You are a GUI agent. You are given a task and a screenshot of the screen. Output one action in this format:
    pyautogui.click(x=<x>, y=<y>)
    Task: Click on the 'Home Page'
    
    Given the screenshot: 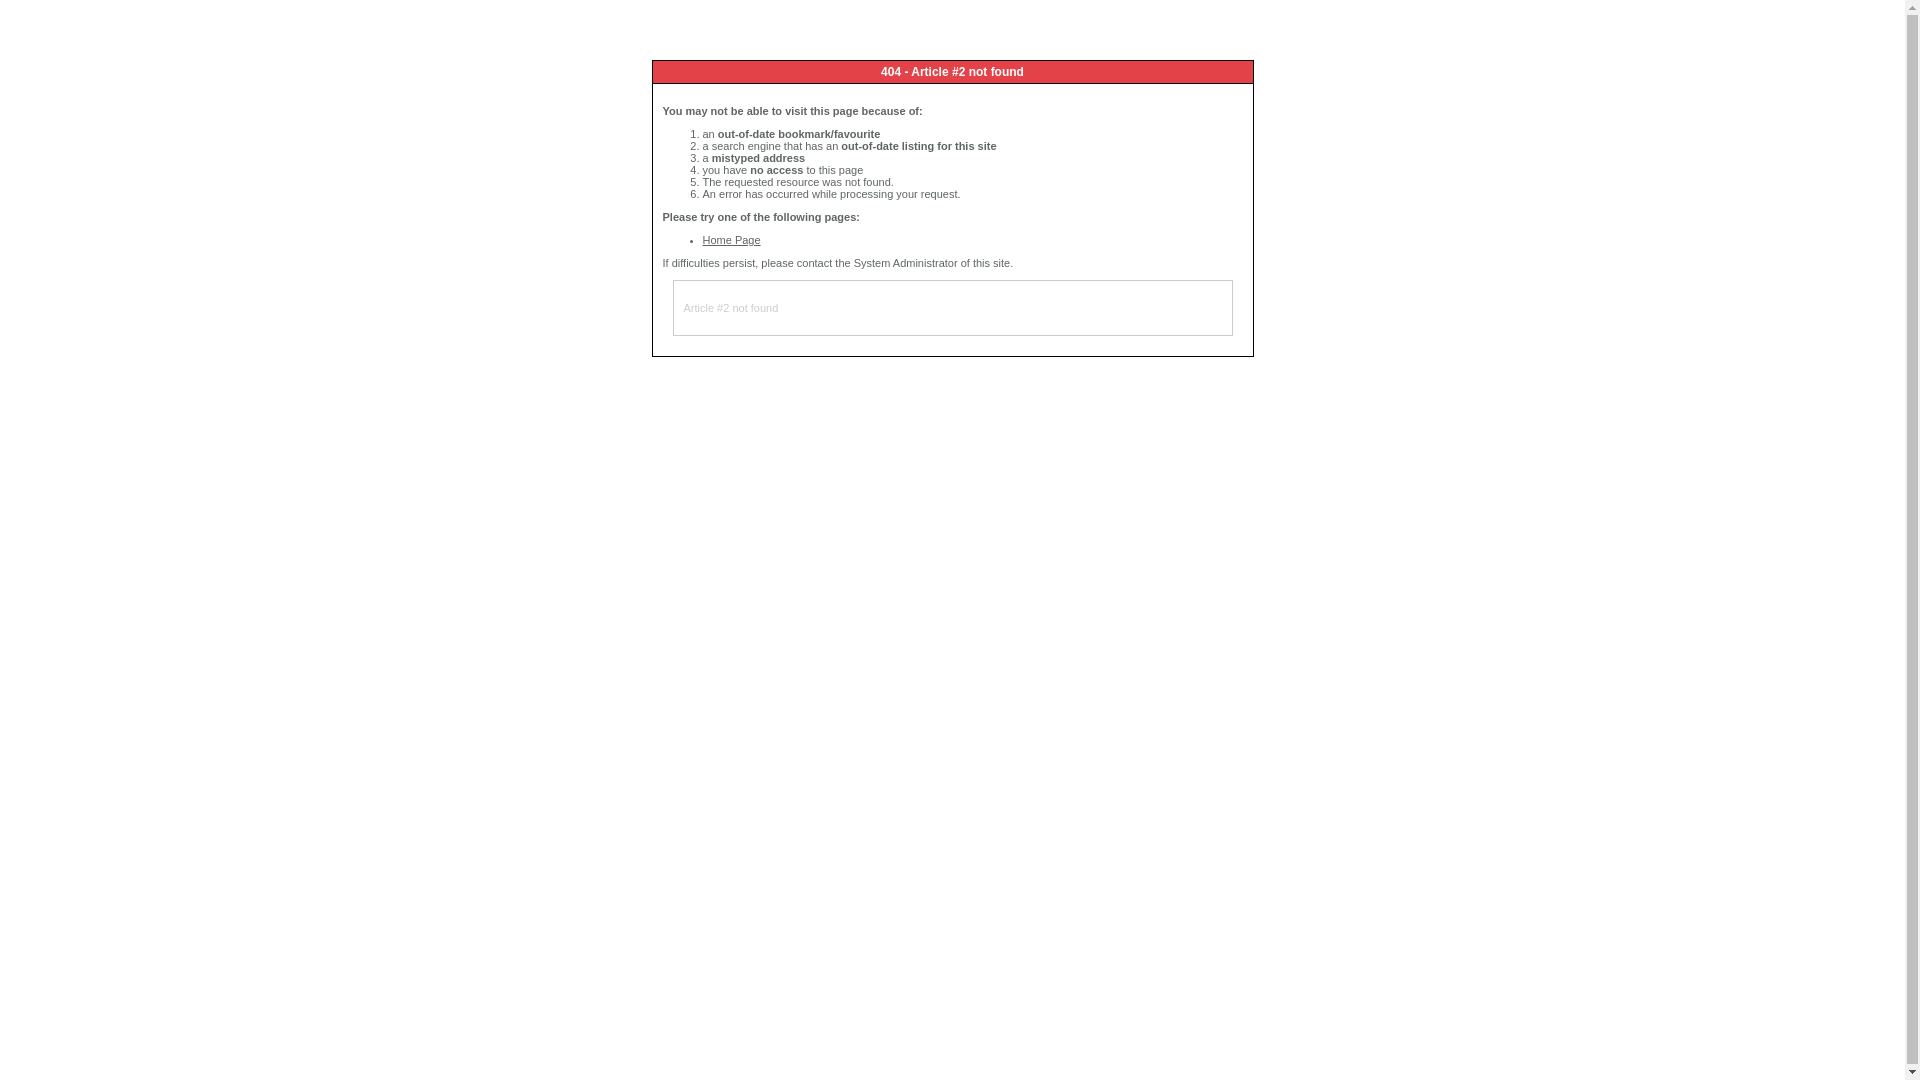 What is the action you would take?
    pyautogui.click(x=729, y=238)
    